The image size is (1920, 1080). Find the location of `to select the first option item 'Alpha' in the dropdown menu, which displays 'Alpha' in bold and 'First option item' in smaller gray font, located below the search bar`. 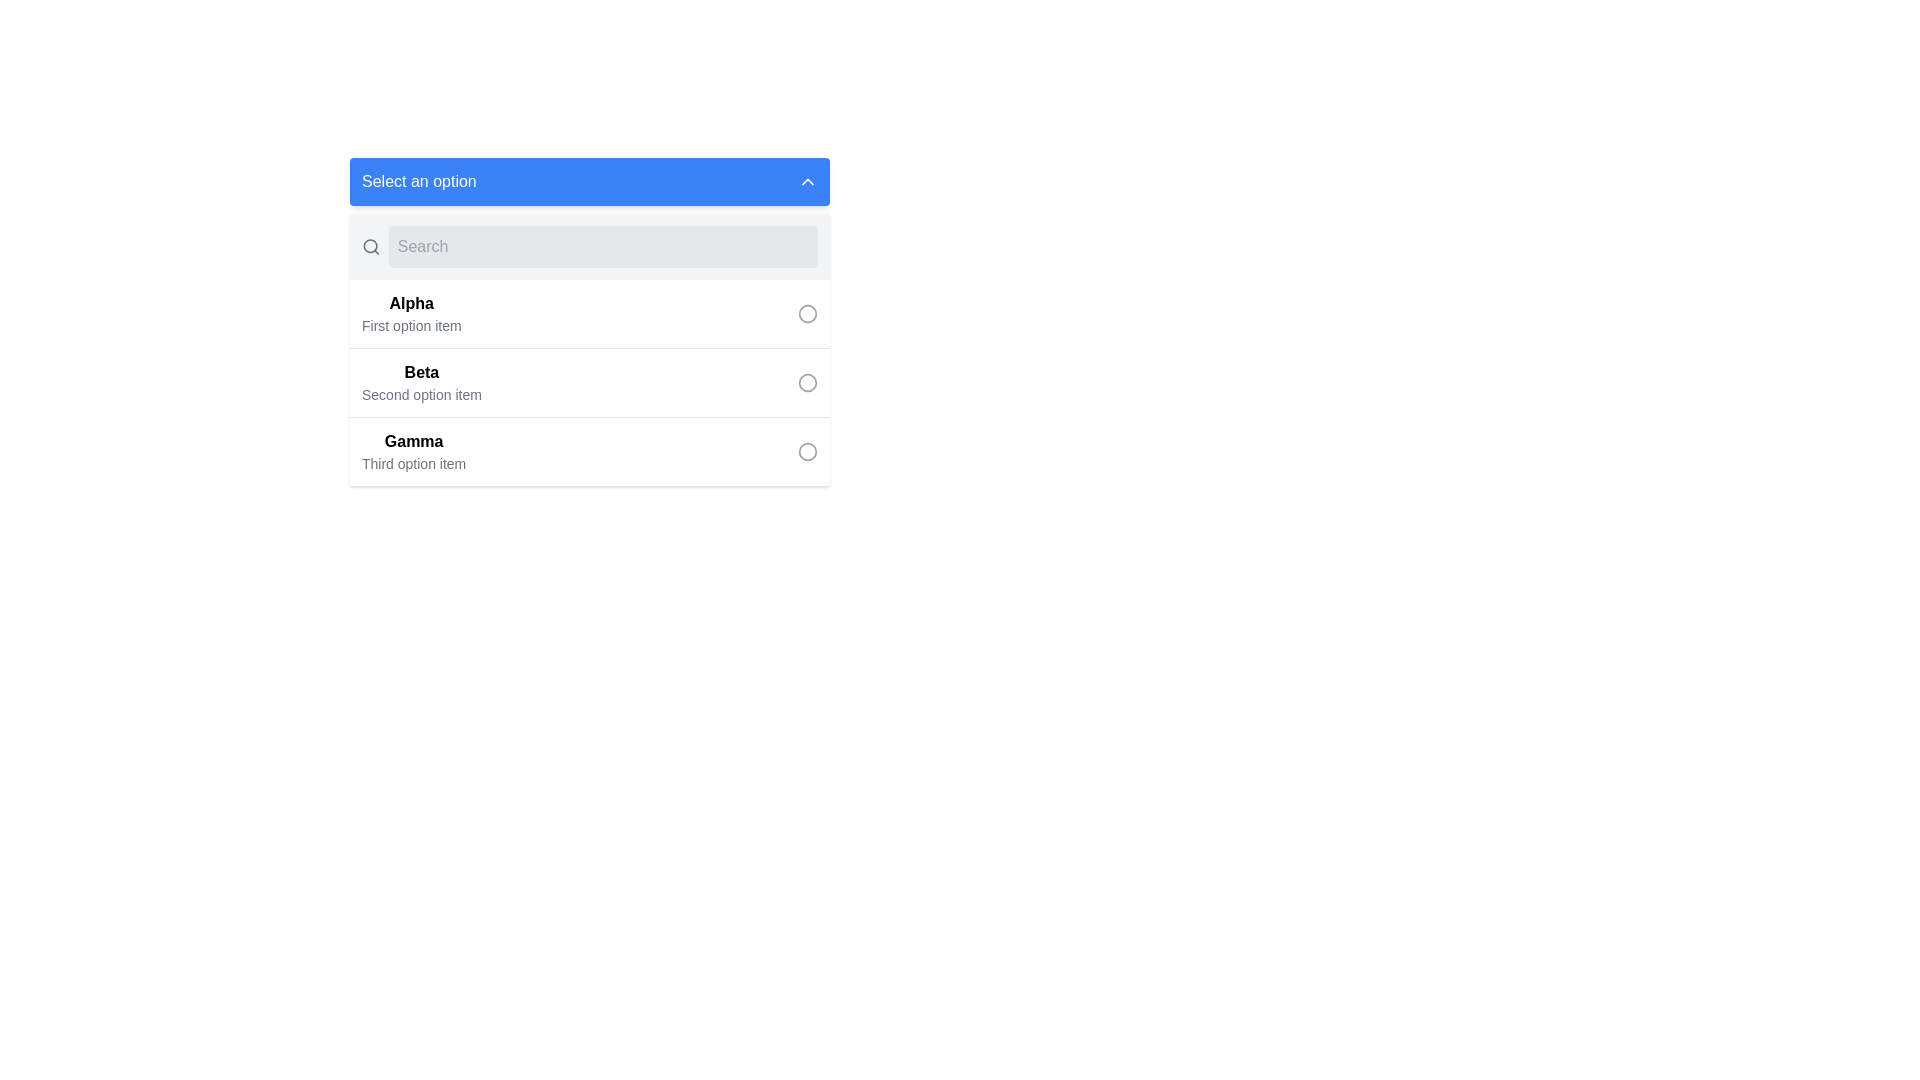

to select the first option item 'Alpha' in the dropdown menu, which displays 'Alpha' in bold and 'First option item' in smaller gray font, located below the search bar is located at coordinates (410, 313).